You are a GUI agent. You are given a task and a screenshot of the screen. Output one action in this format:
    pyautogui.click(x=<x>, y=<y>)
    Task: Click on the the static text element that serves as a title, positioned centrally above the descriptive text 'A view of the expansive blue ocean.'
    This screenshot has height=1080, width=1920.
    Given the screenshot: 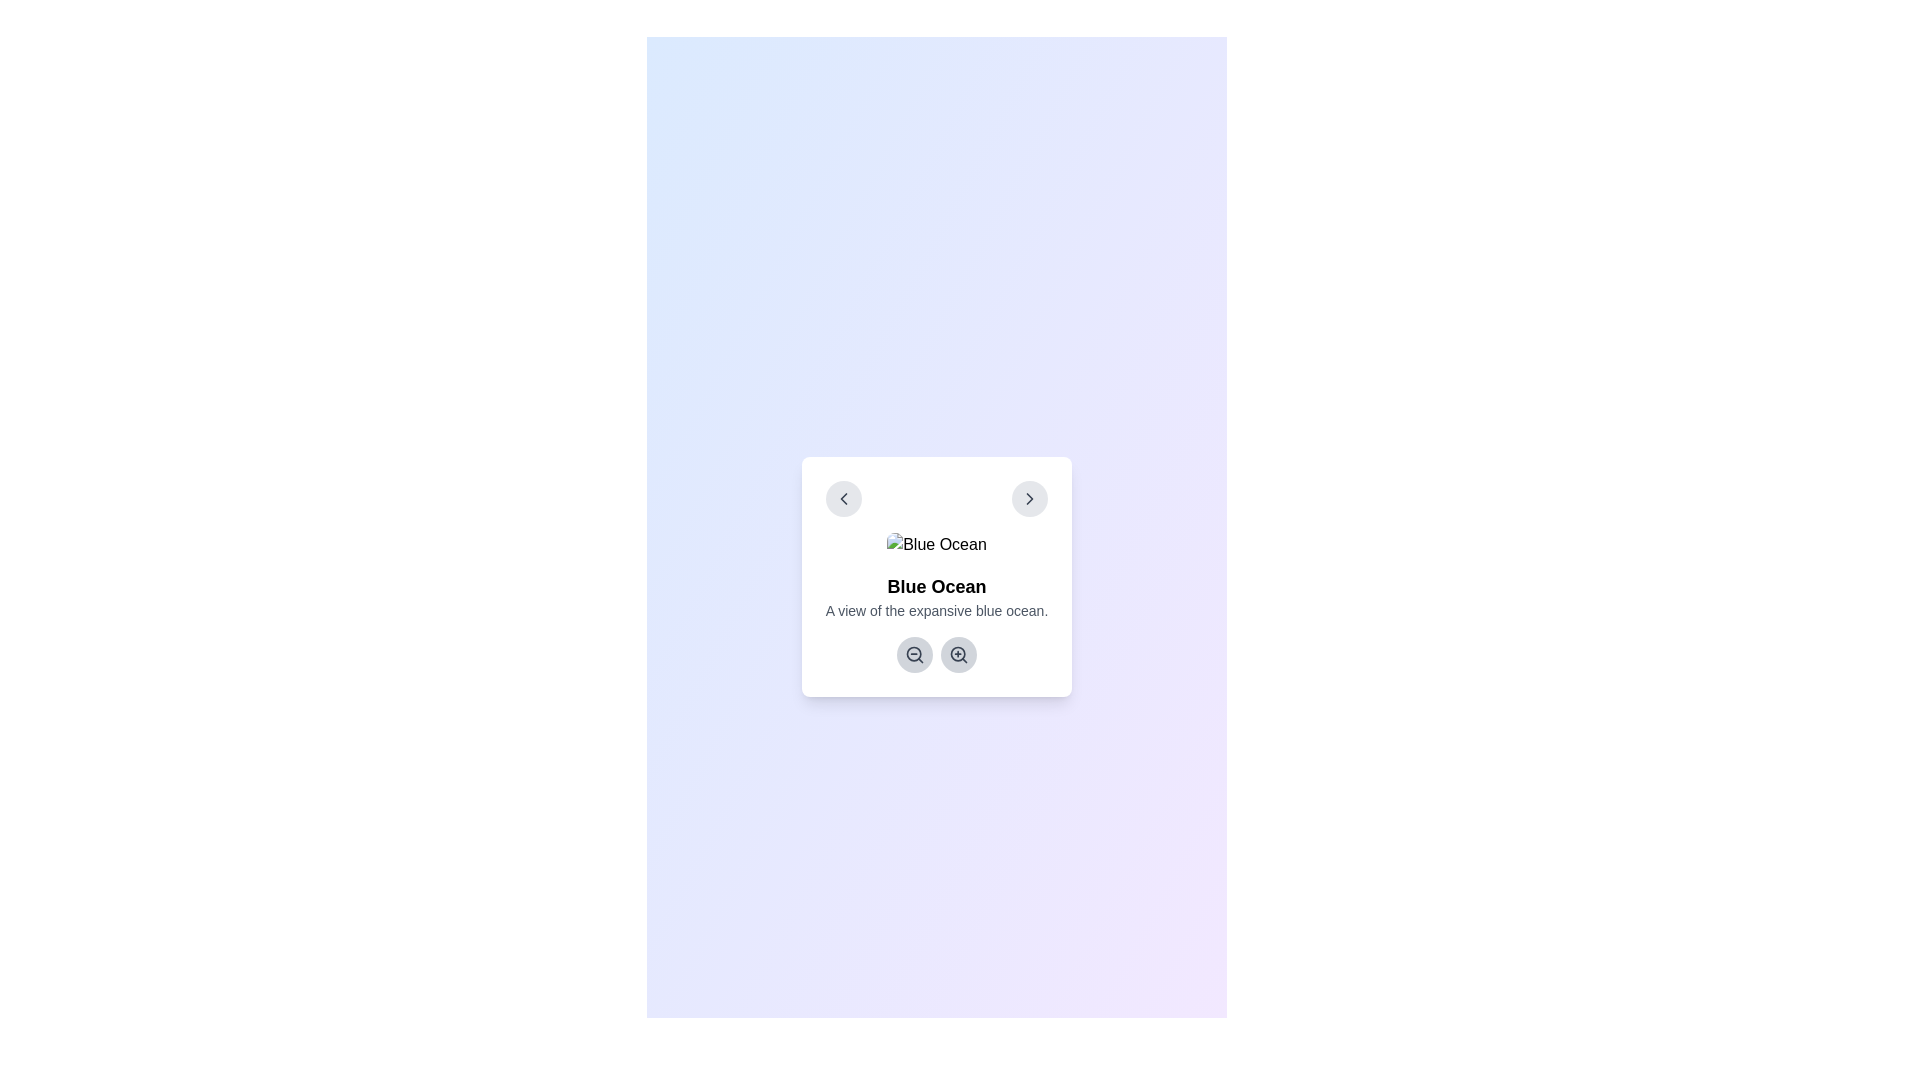 What is the action you would take?
    pyautogui.click(x=935, y=585)
    